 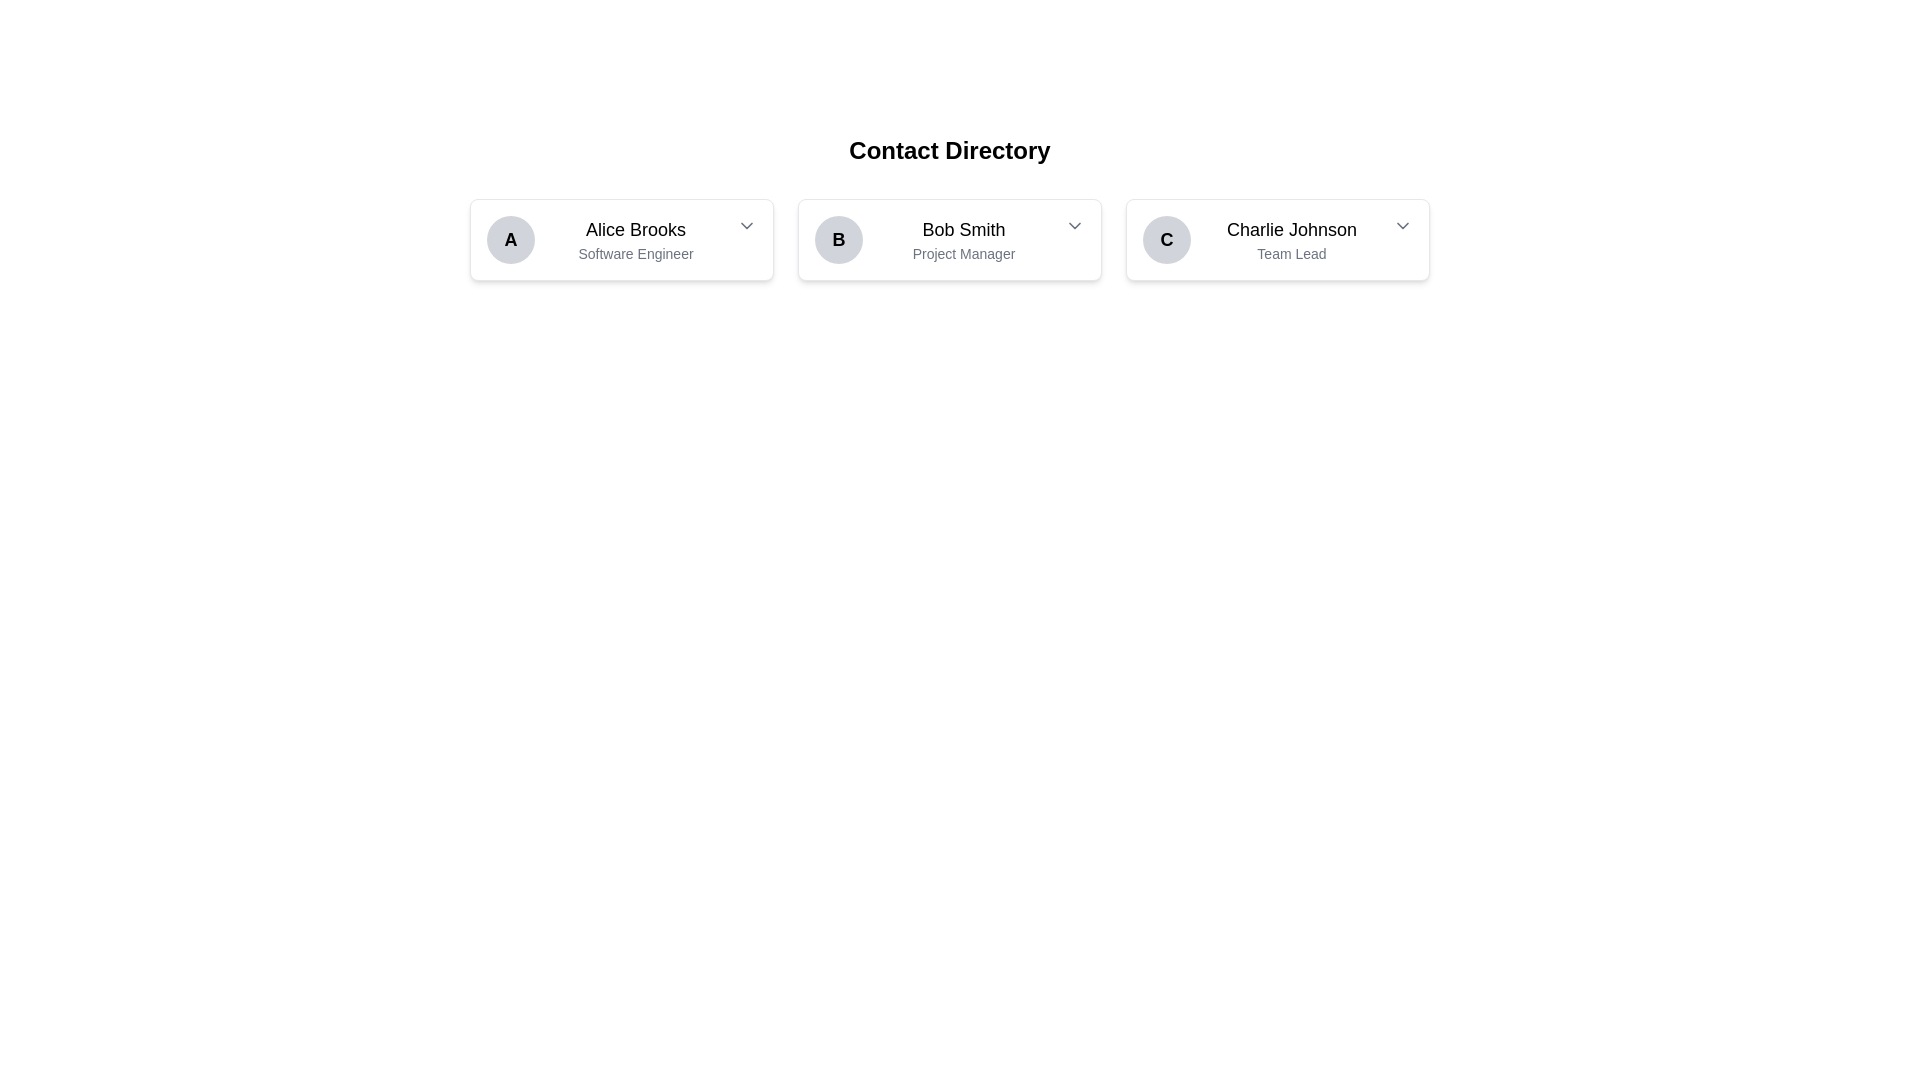 What do you see at coordinates (634, 229) in the screenshot?
I see `the text label displaying the contact name in the first card of the horizontal grid, positioned above the job title 'Software Engineer'` at bounding box center [634, 229].